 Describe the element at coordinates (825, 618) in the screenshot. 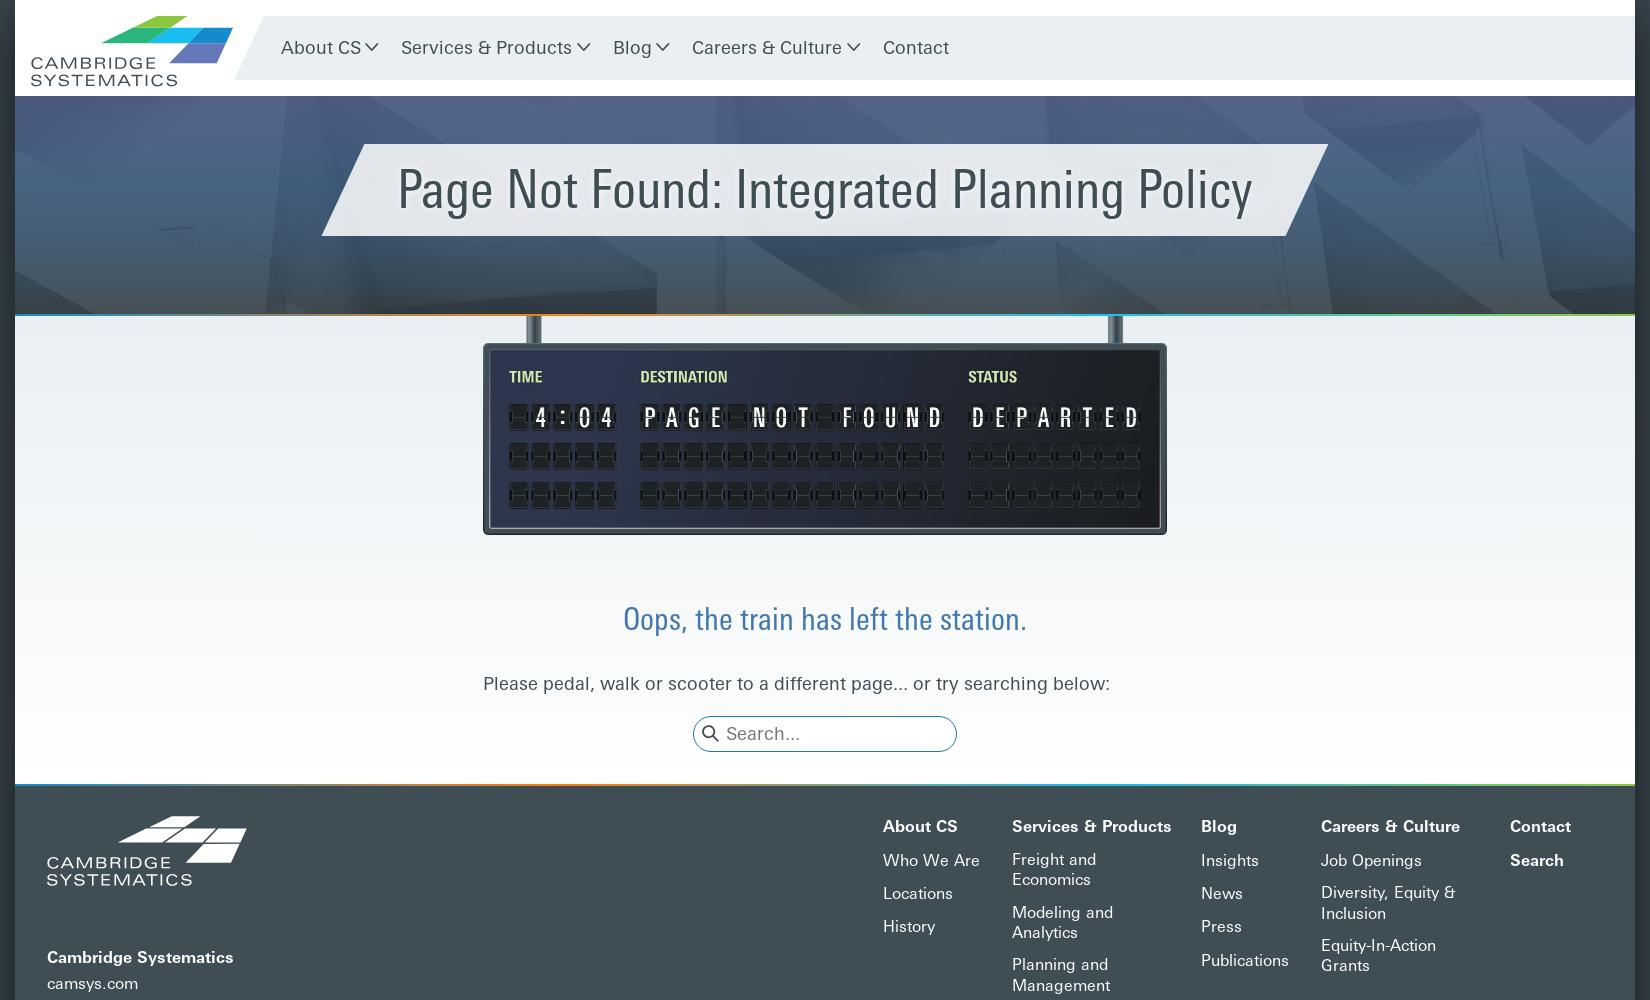

I see `'Oops, the train has left the station.'` at that location.